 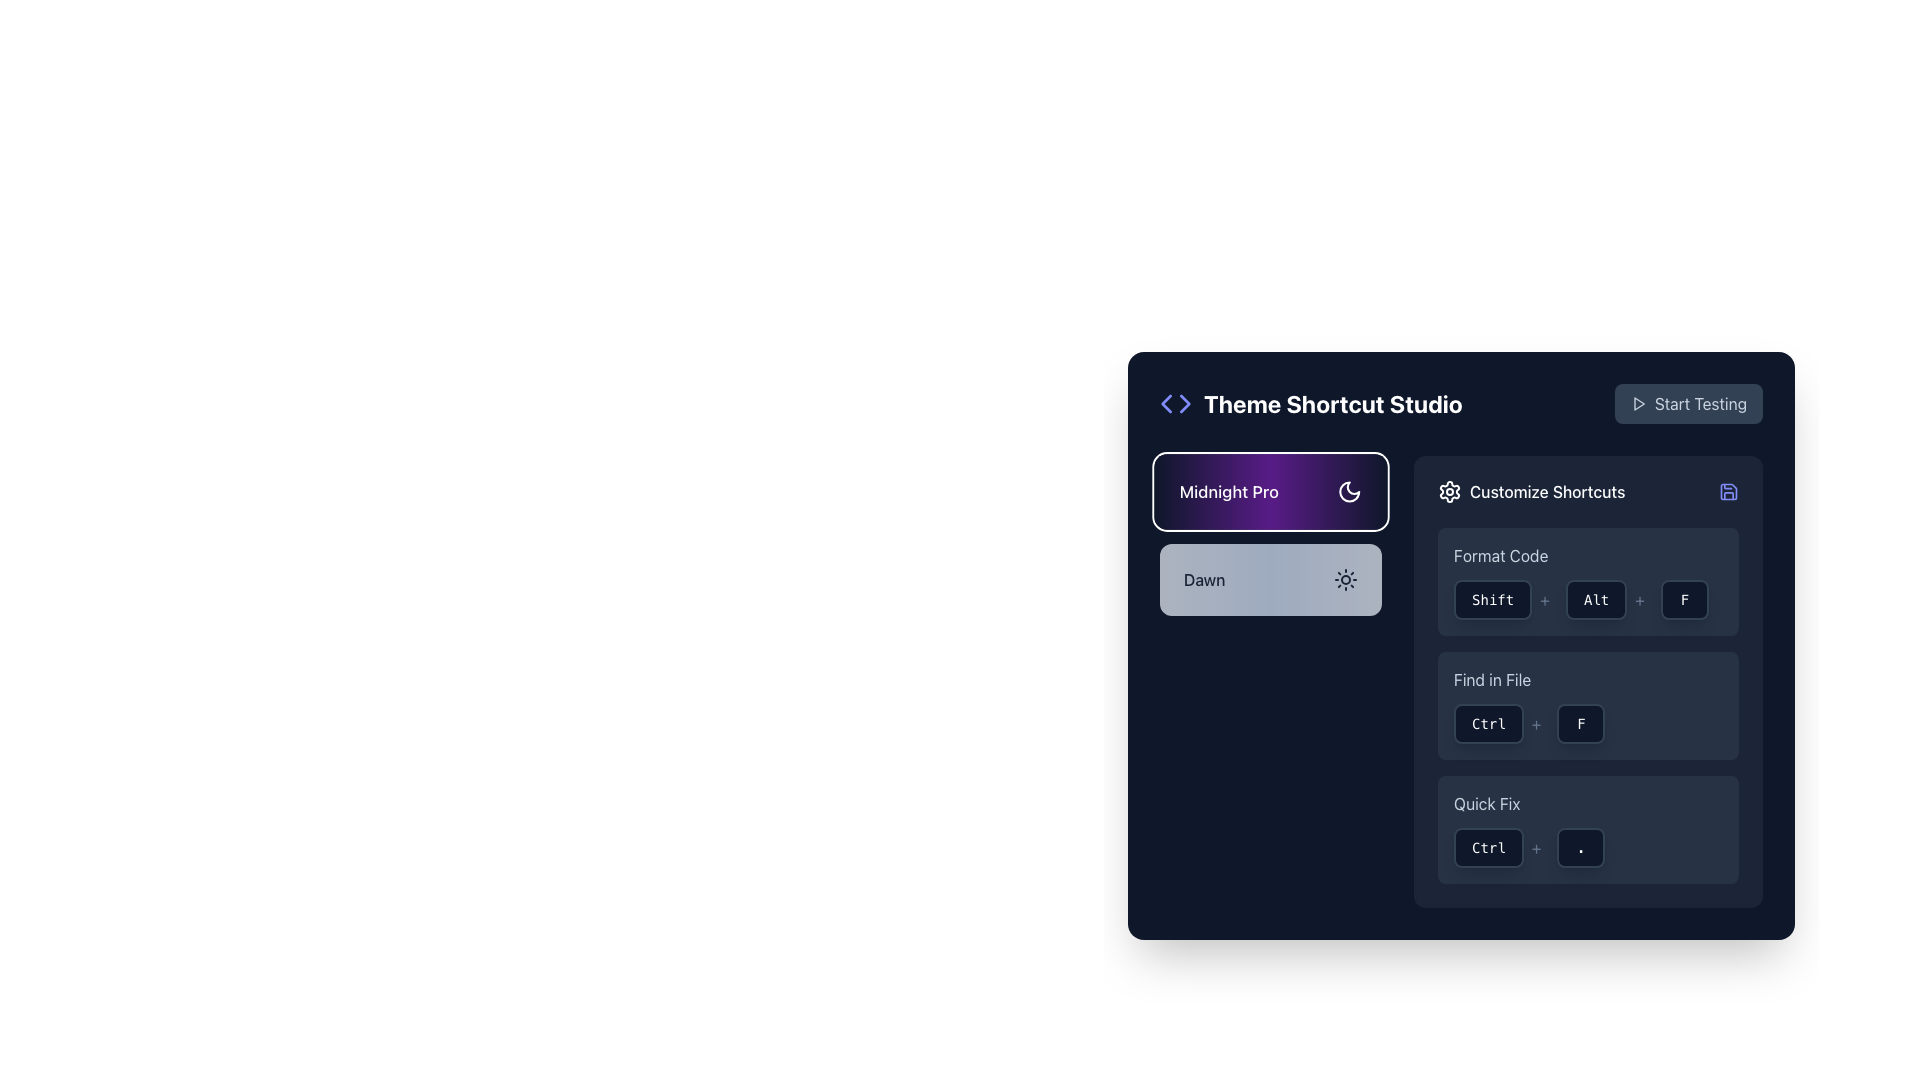 I want to click on the 'Ctrl' text label styled as a key button, so click(x=1488, y=724).